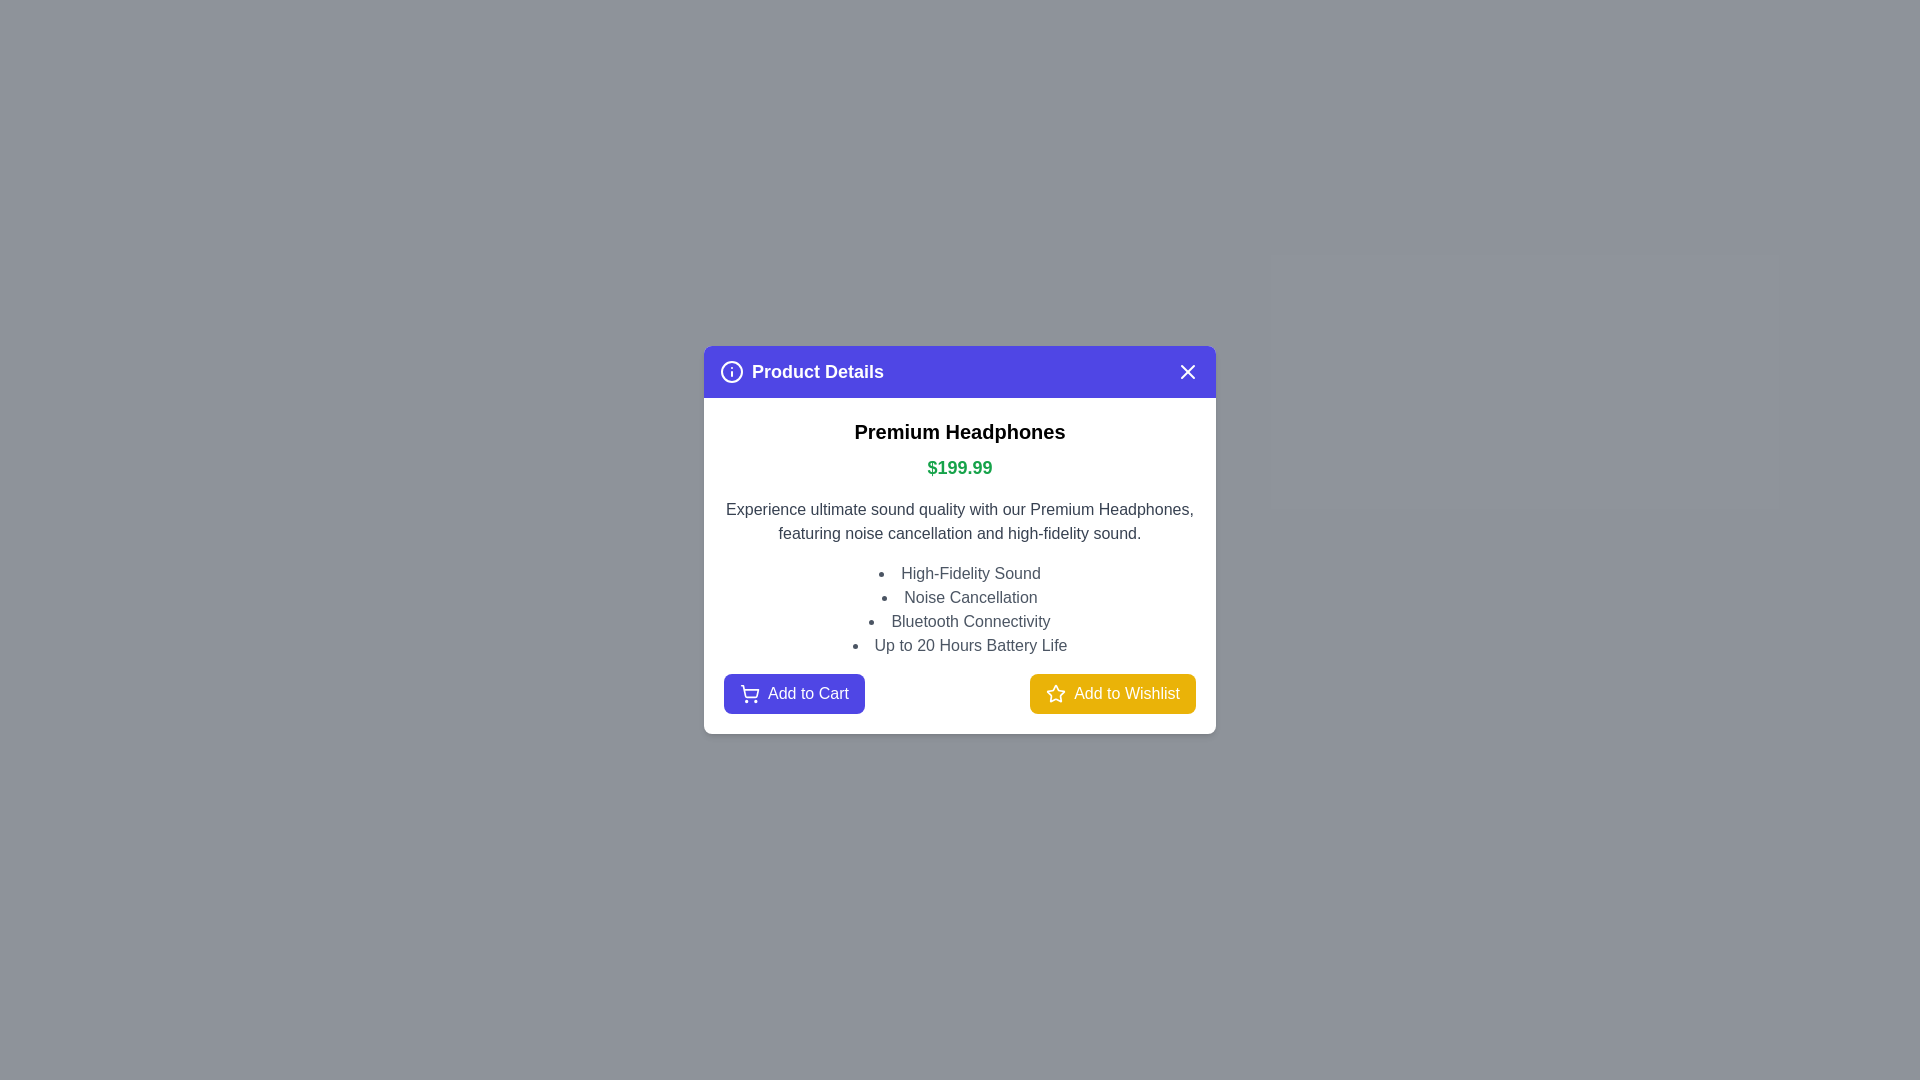  I want to click on the 'Add to Cart' button to add the product to the cart, so click(792, 693).